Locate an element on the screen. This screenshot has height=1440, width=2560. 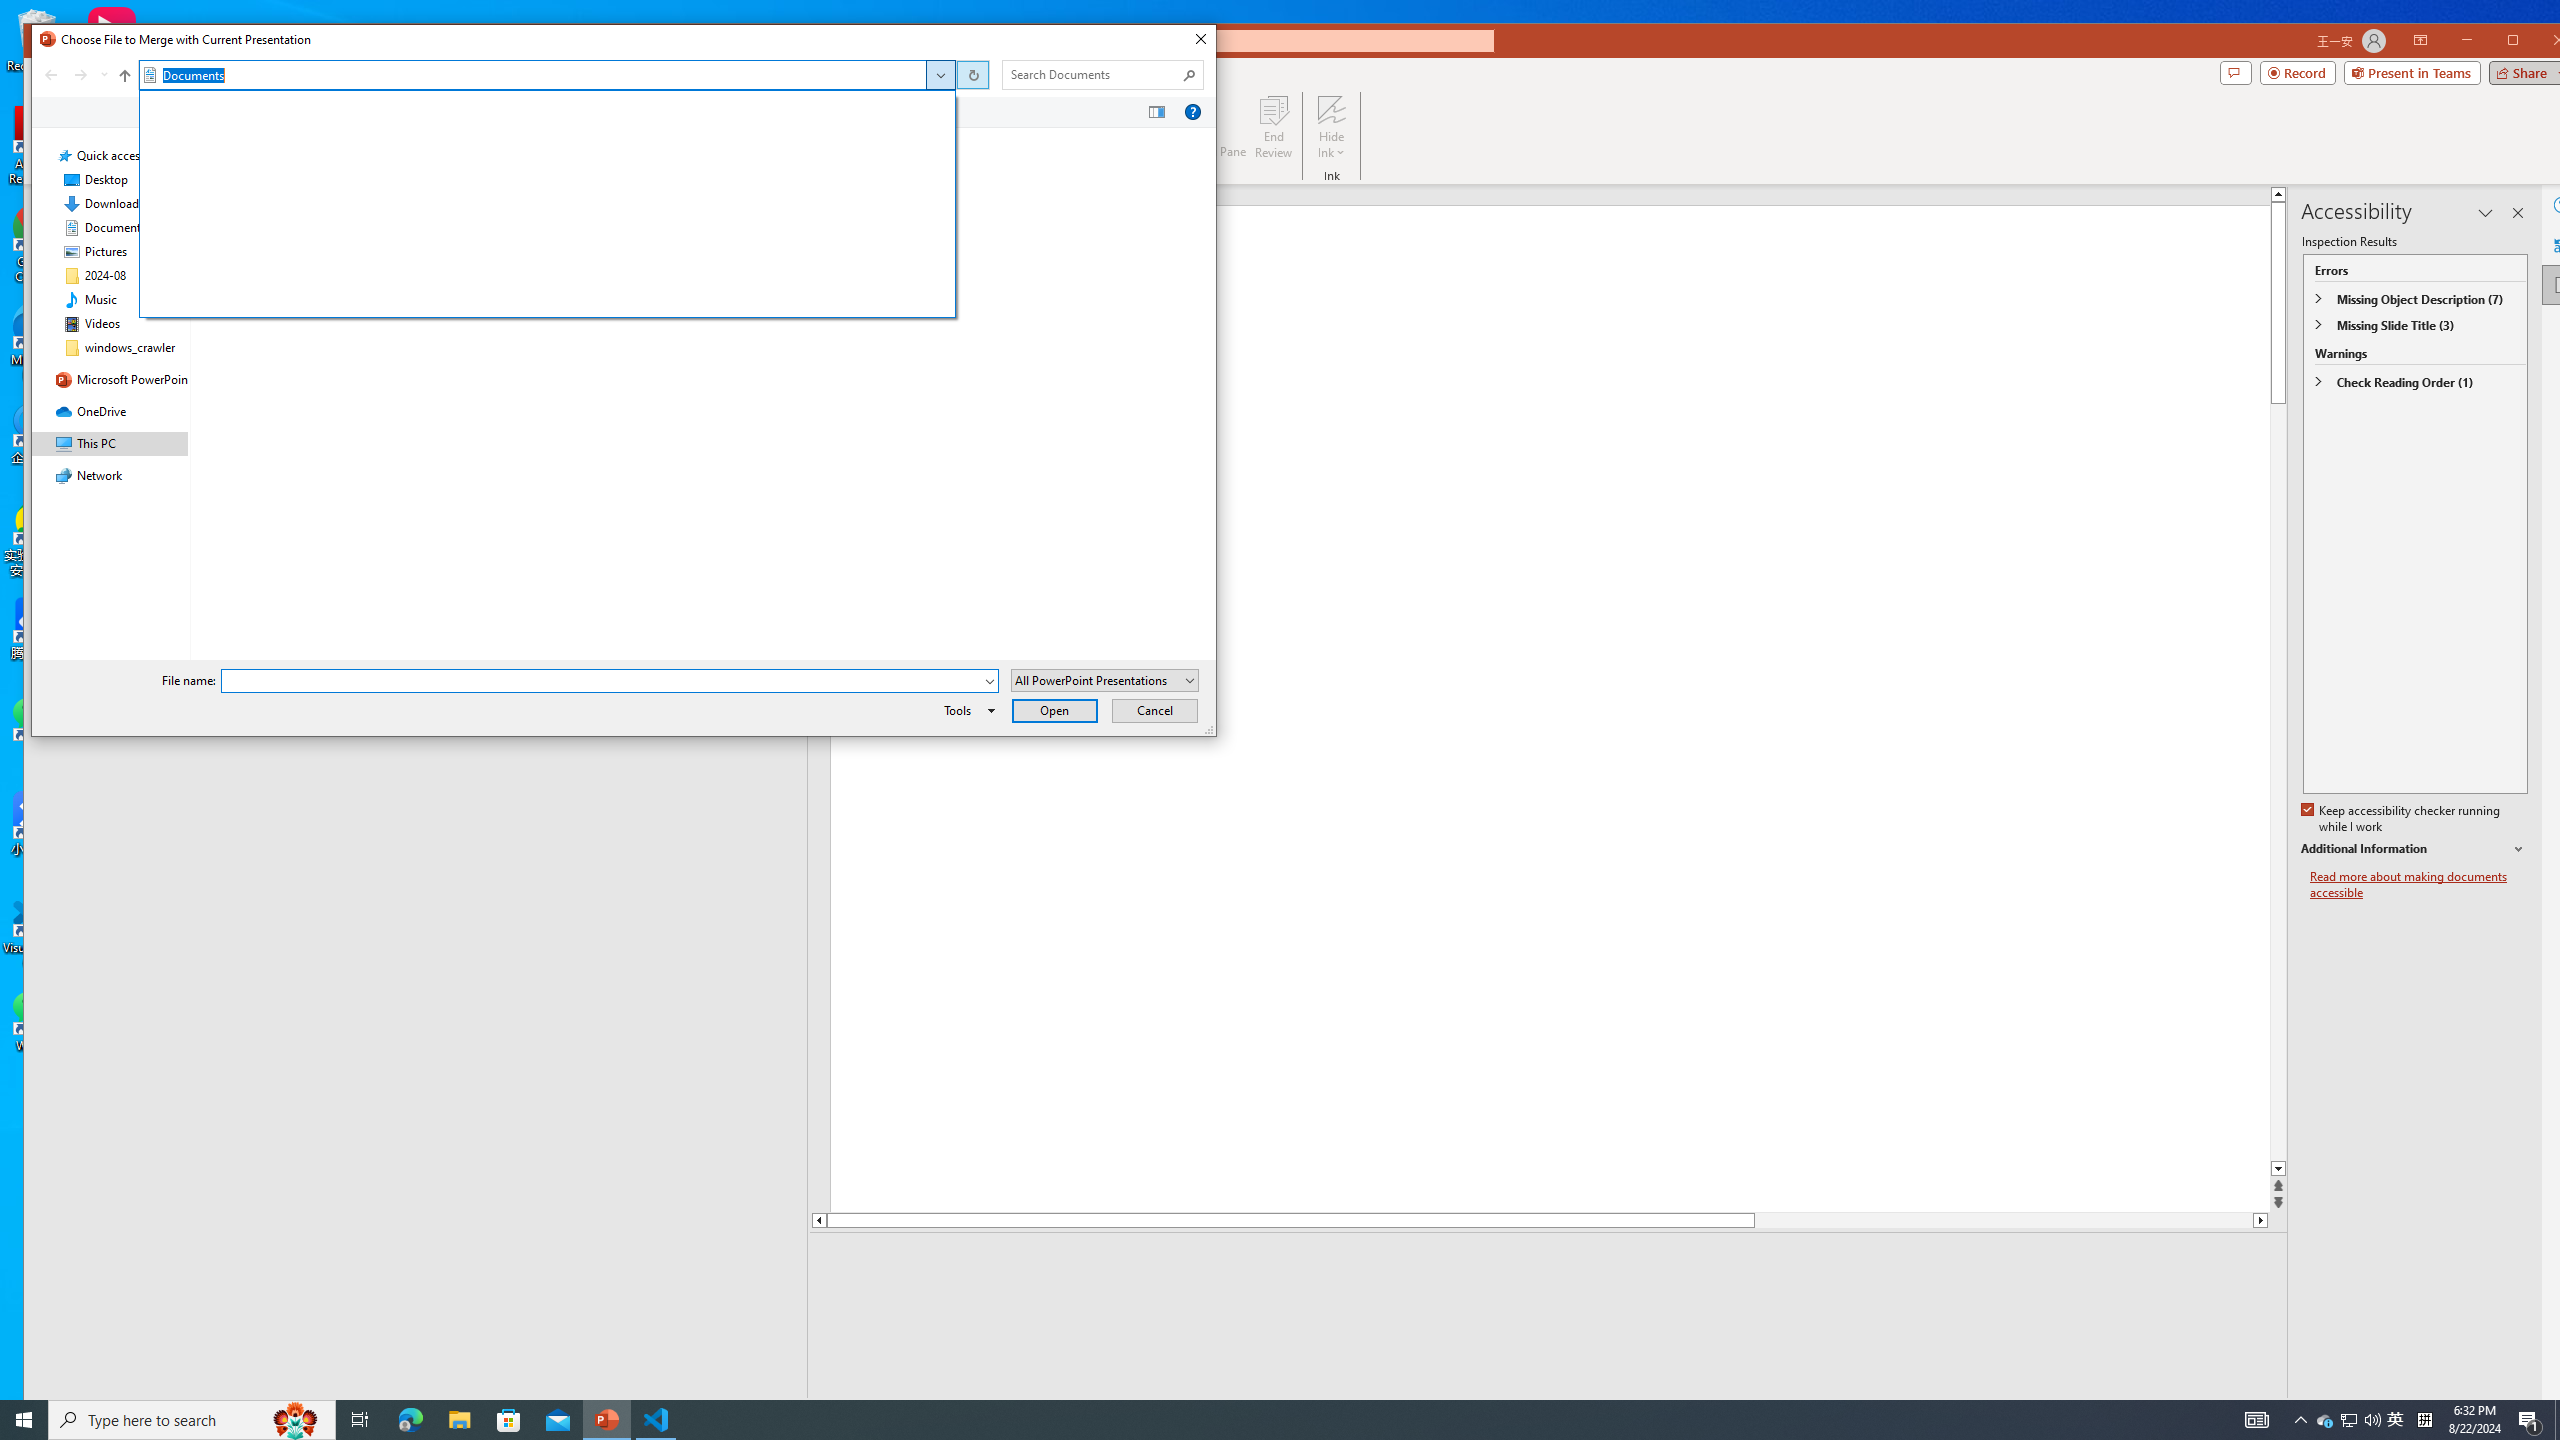
'Microsoft Edge' is located at coordinates (409, 1418).